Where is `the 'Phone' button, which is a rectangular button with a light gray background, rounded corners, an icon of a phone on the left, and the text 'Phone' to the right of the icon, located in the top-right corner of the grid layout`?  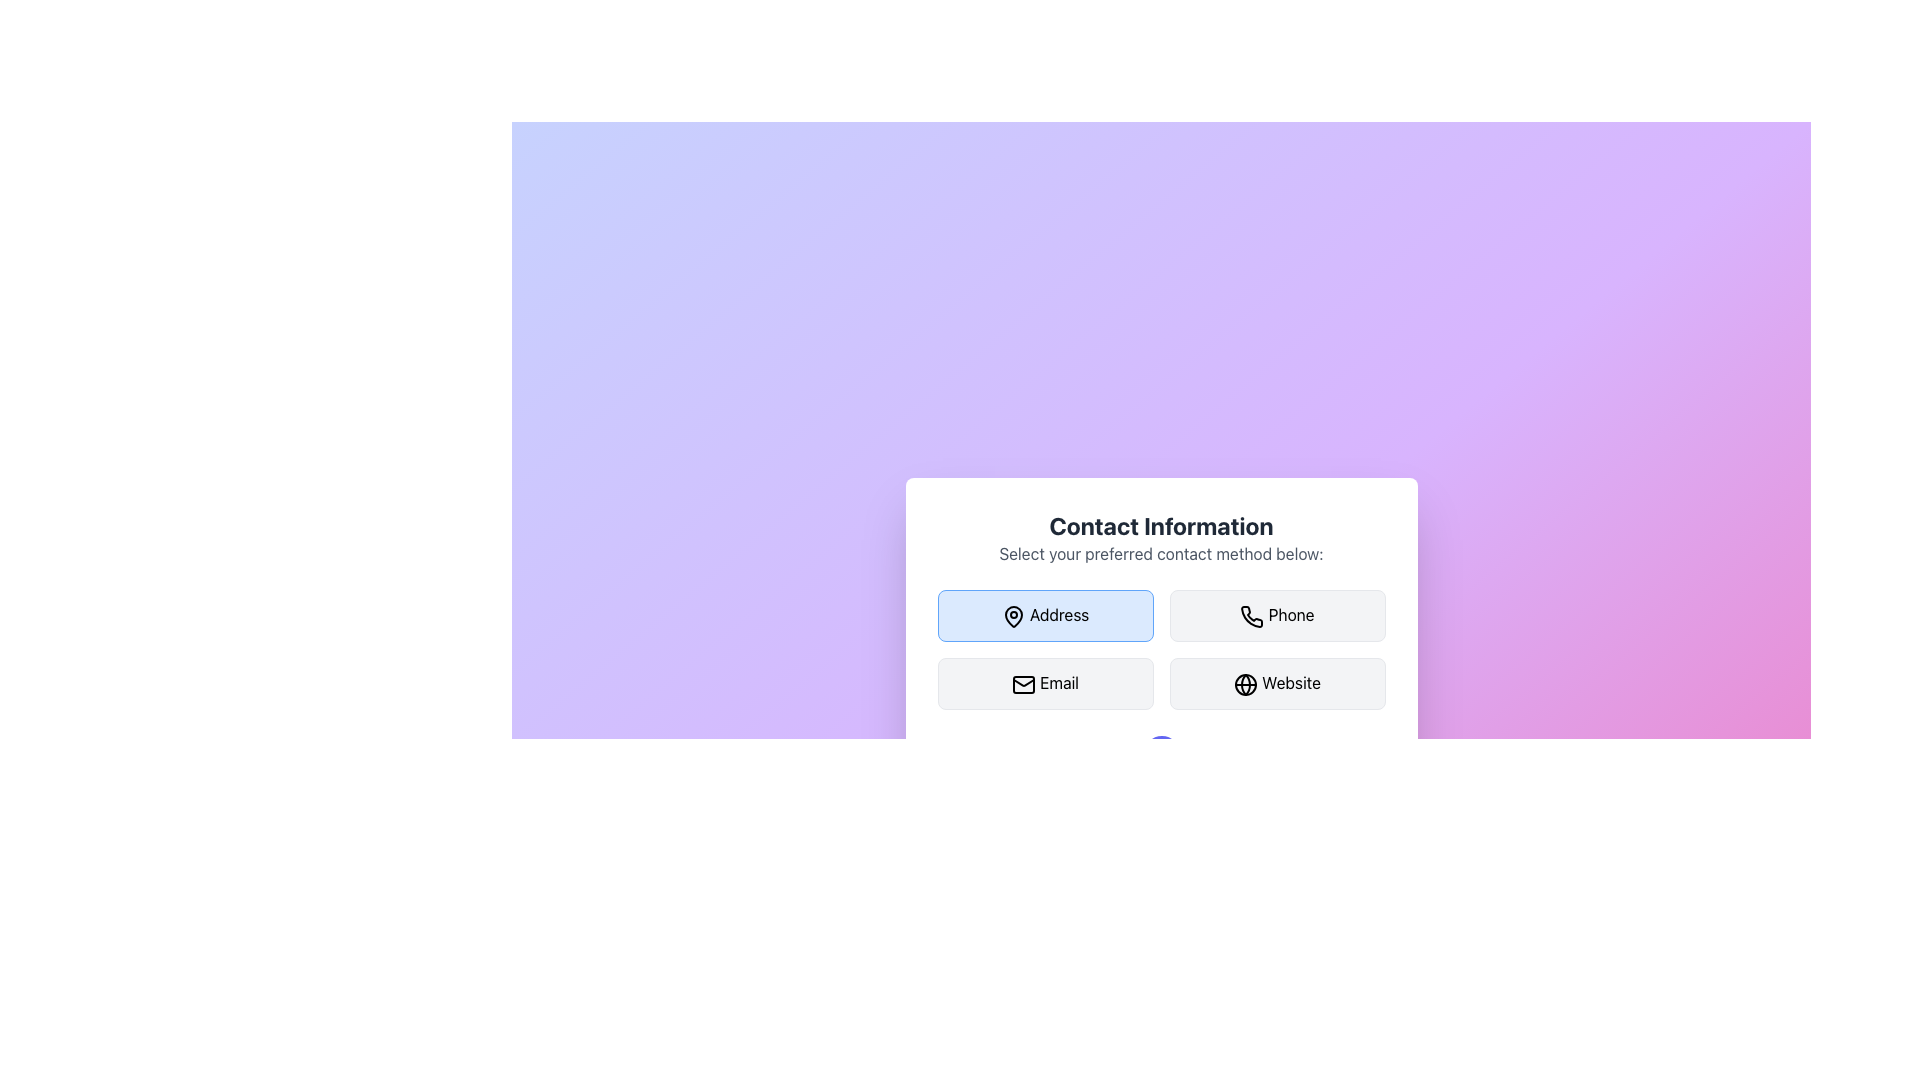
the 'Phone' button, which is a rectangular button with a light gray background, rounded corners, an icon of a phone on the left, and the text 'Phone' to the right of the icon, located in the top-right corner of the grid layout is located at coordinates (1276, 615).